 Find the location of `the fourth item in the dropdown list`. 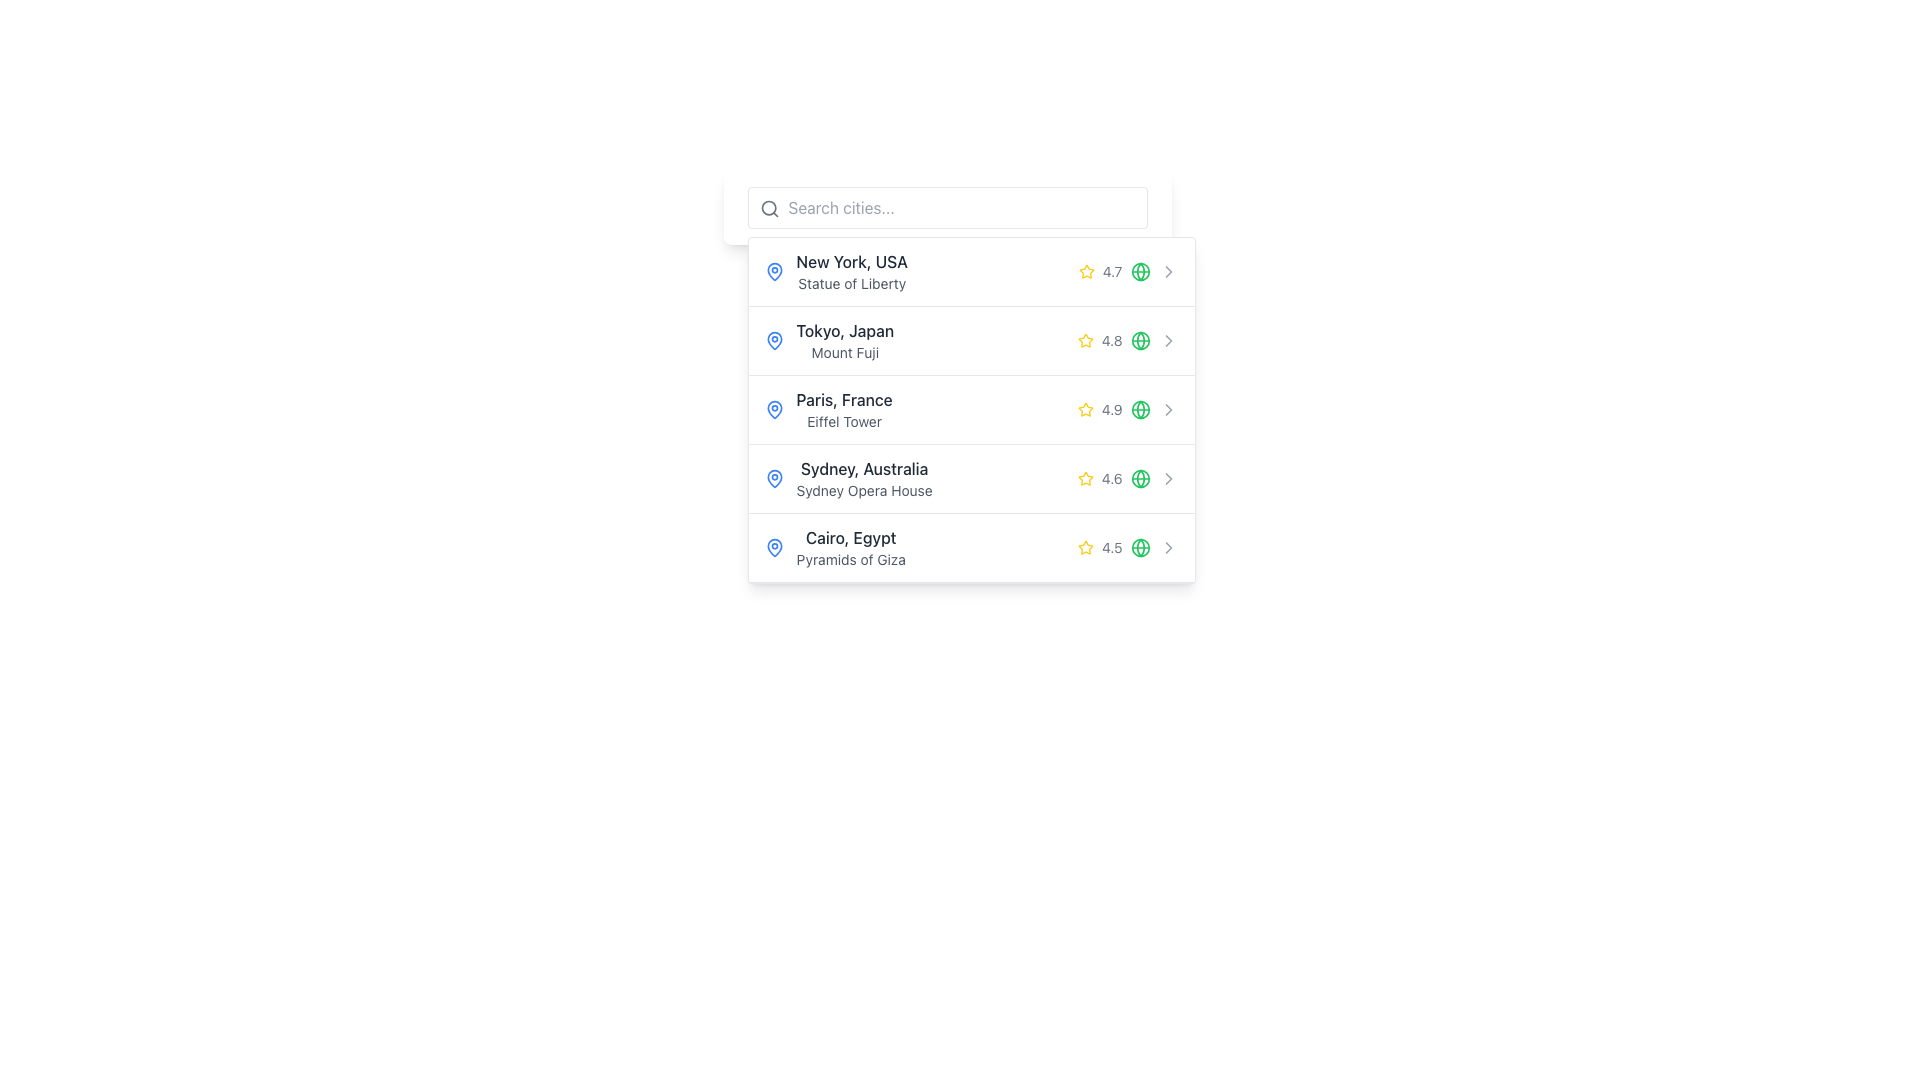

the fourth item in the dropdown list is located at coordinates (971, 479).